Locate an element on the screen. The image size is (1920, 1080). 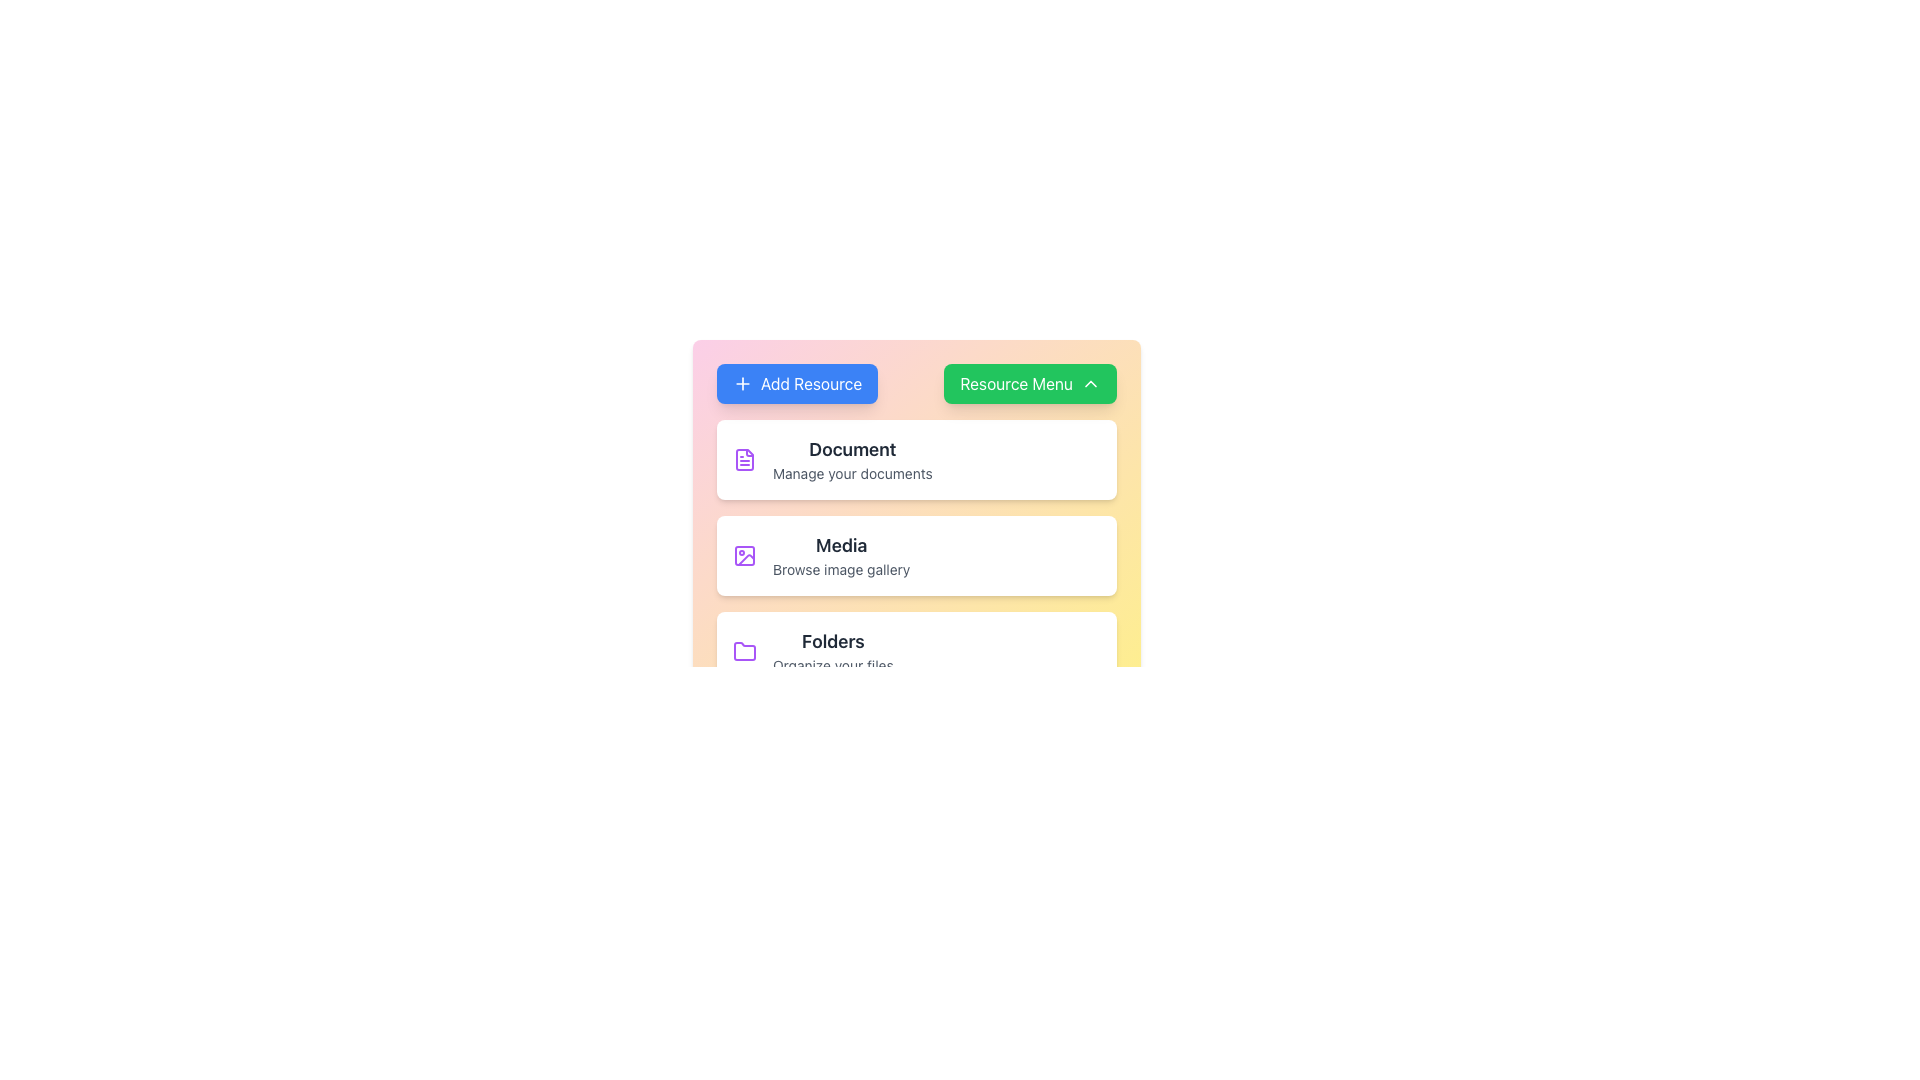
the square icon with a purple border and rounded corners, which contains a circular marker and is located to the left of the 'Media' heading is located at coordinates (743, 555).